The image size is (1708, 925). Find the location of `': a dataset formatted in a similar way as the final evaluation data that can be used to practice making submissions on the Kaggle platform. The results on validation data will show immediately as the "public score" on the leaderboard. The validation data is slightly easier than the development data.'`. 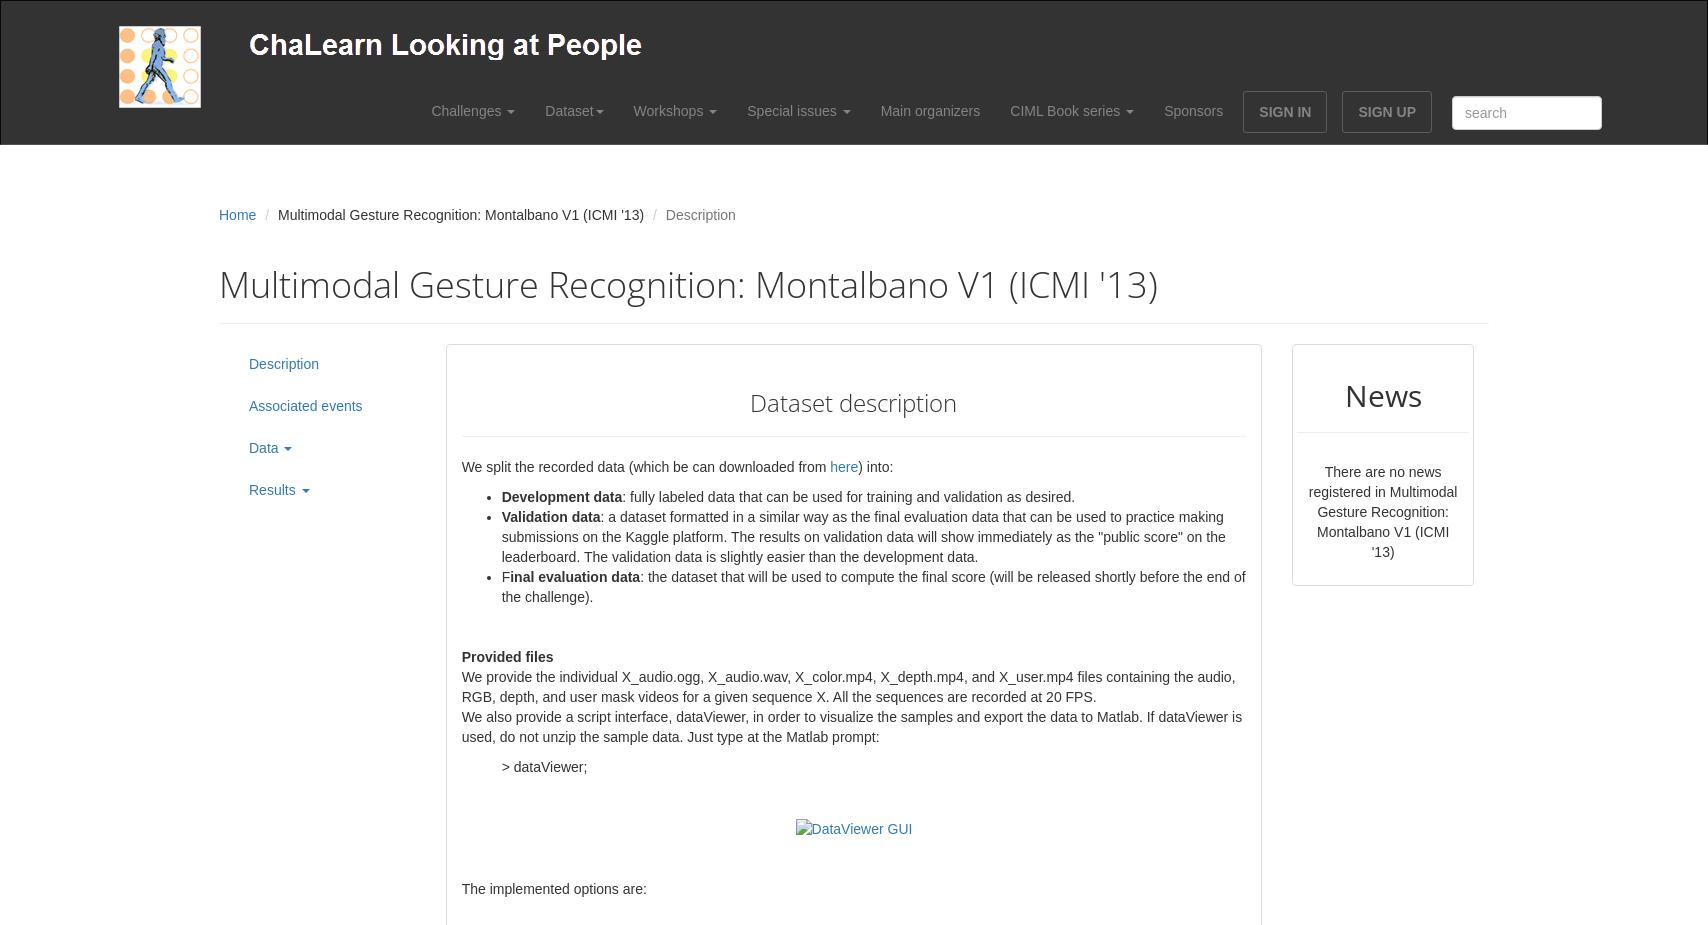

': a dataset formatted in a similar way as the final evaluation data that can be used to practice making submissions on the Kaggle platform. The results on validation data will show immediately as the "public score" on the leaderboard. The validation data is slightly easier than the development data.' is located at coordinates (862, 536).